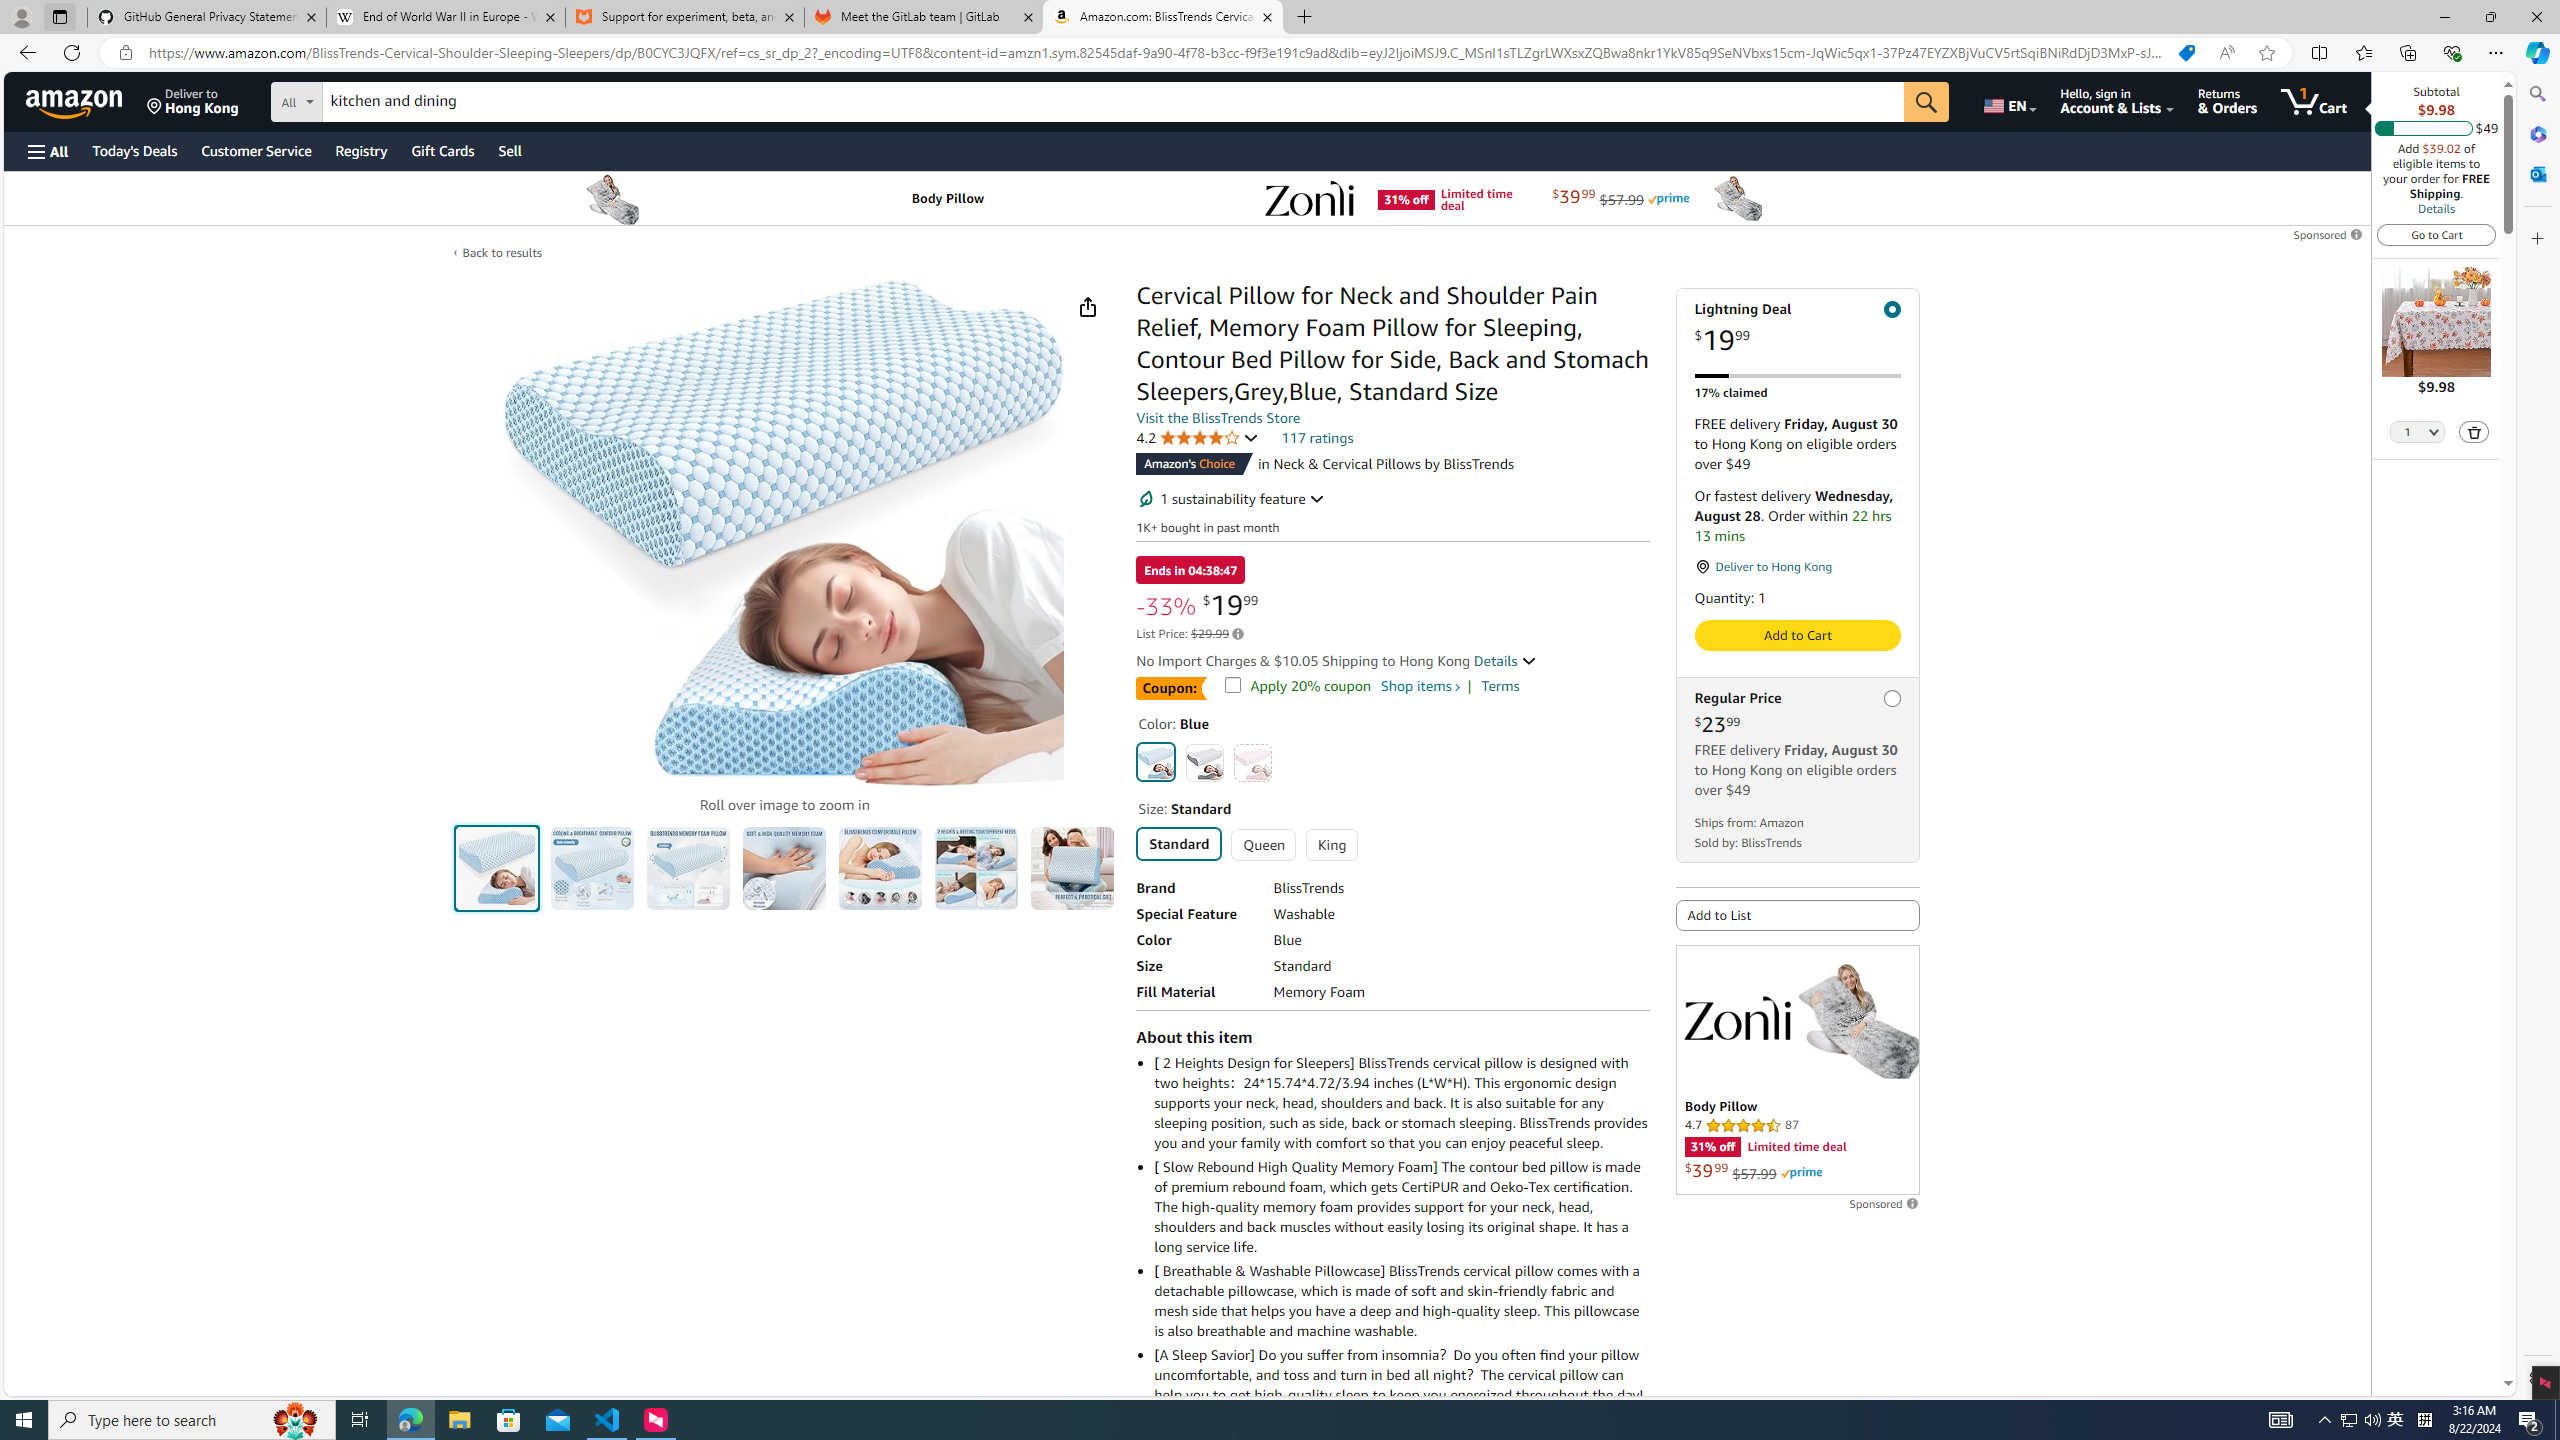 The width and height of the screenshot is (2560, 1440). What do you see at coordinates (134, 150) in the screenshot?
I see `'Today'` at bounding box center [134, 150].